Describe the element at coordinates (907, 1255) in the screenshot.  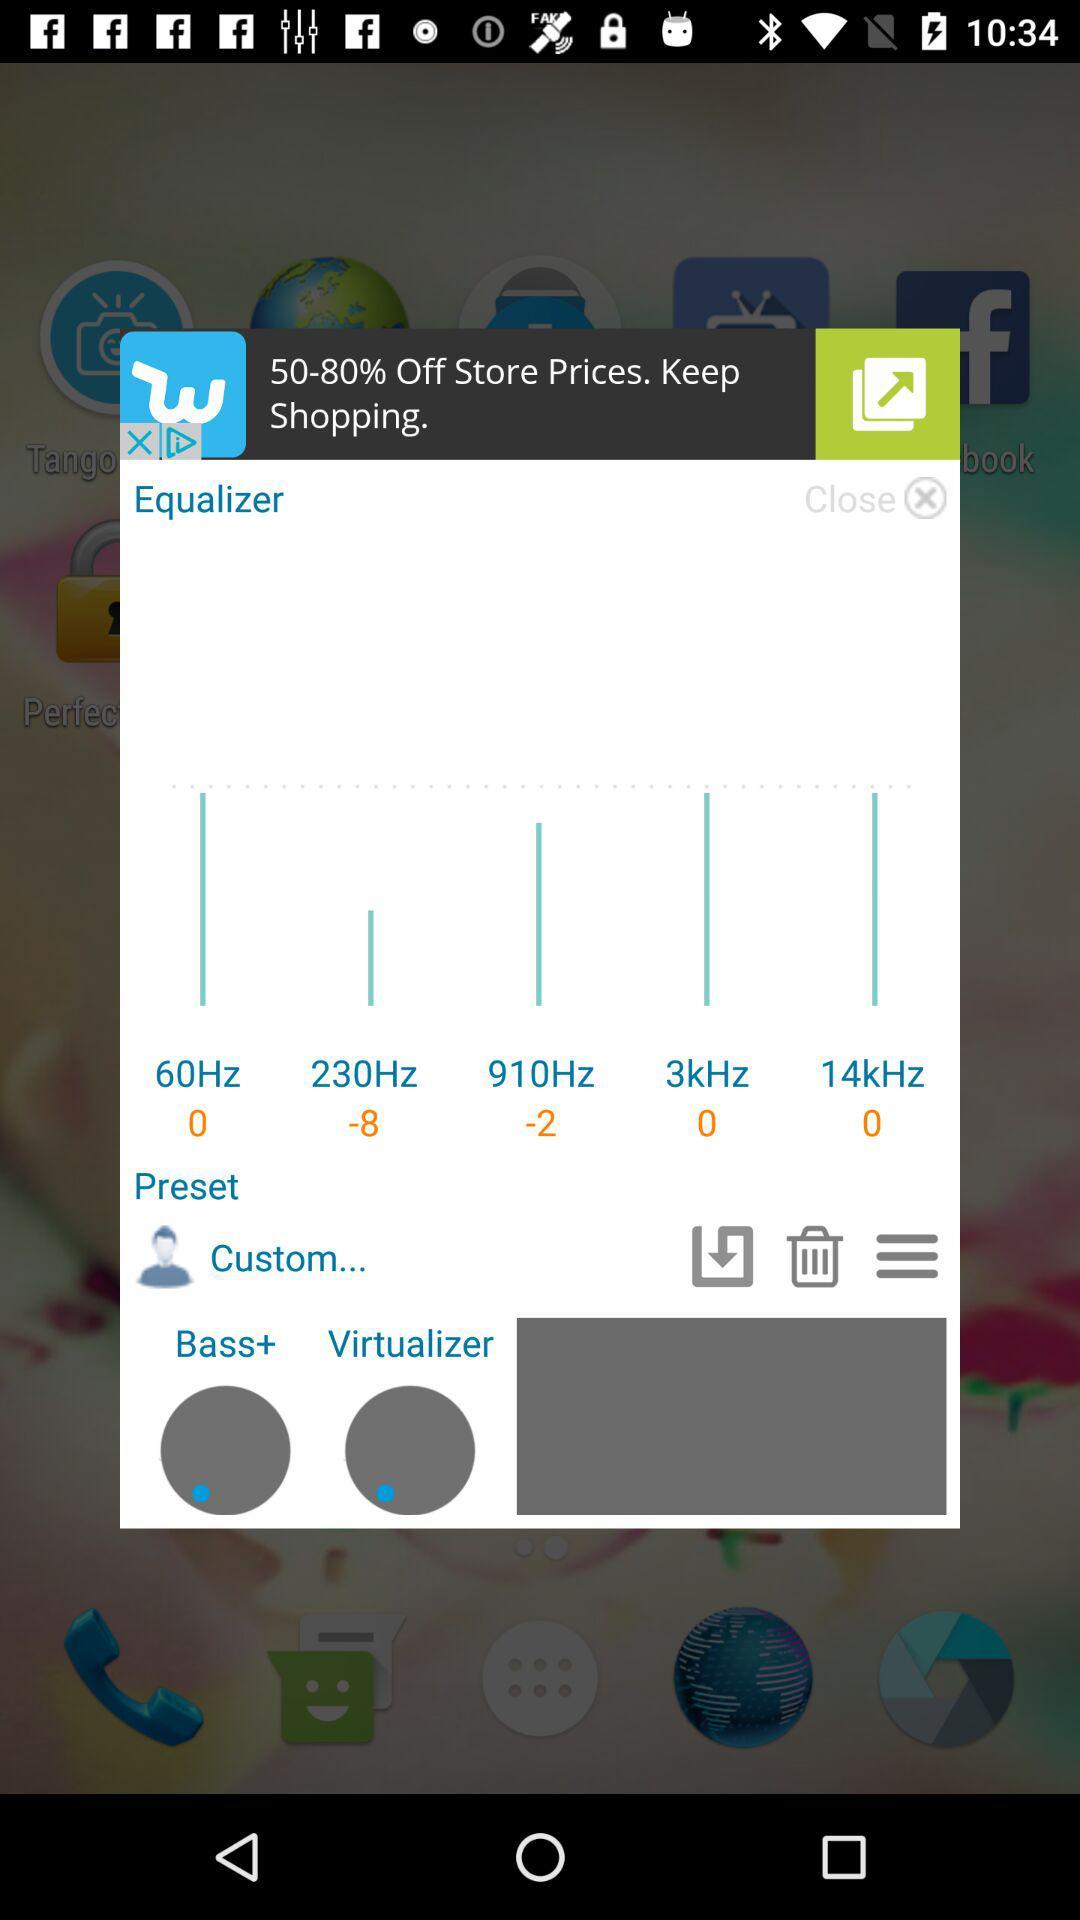
I see `the menu icon` at that location.